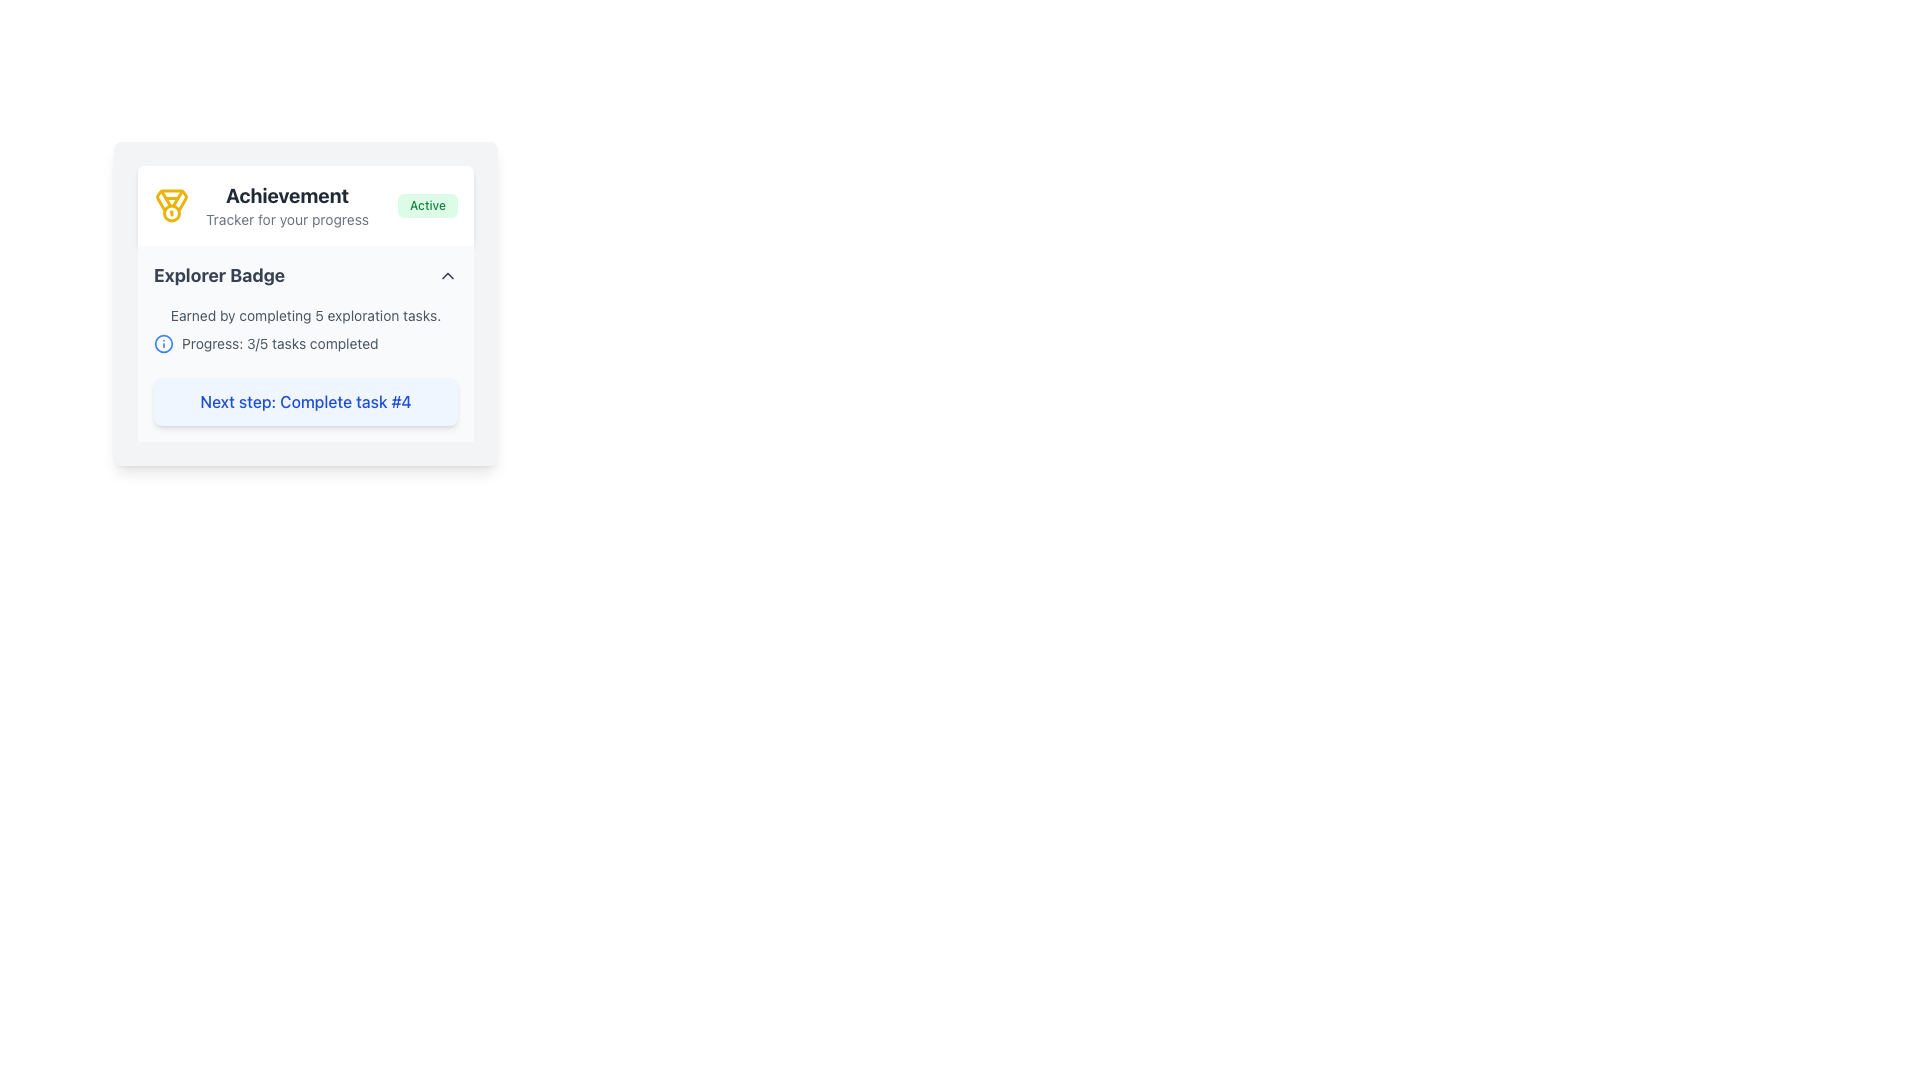 The image size is (1920, 1080). Describe the element at coordinates (305, 401) in the screenshot. I see `the Text Display Box that contains the blue text 'Next step: Complete task #4' with a light blue background and rounded corners, located at the bottom of the 'Explorer Badge' section` at that location.